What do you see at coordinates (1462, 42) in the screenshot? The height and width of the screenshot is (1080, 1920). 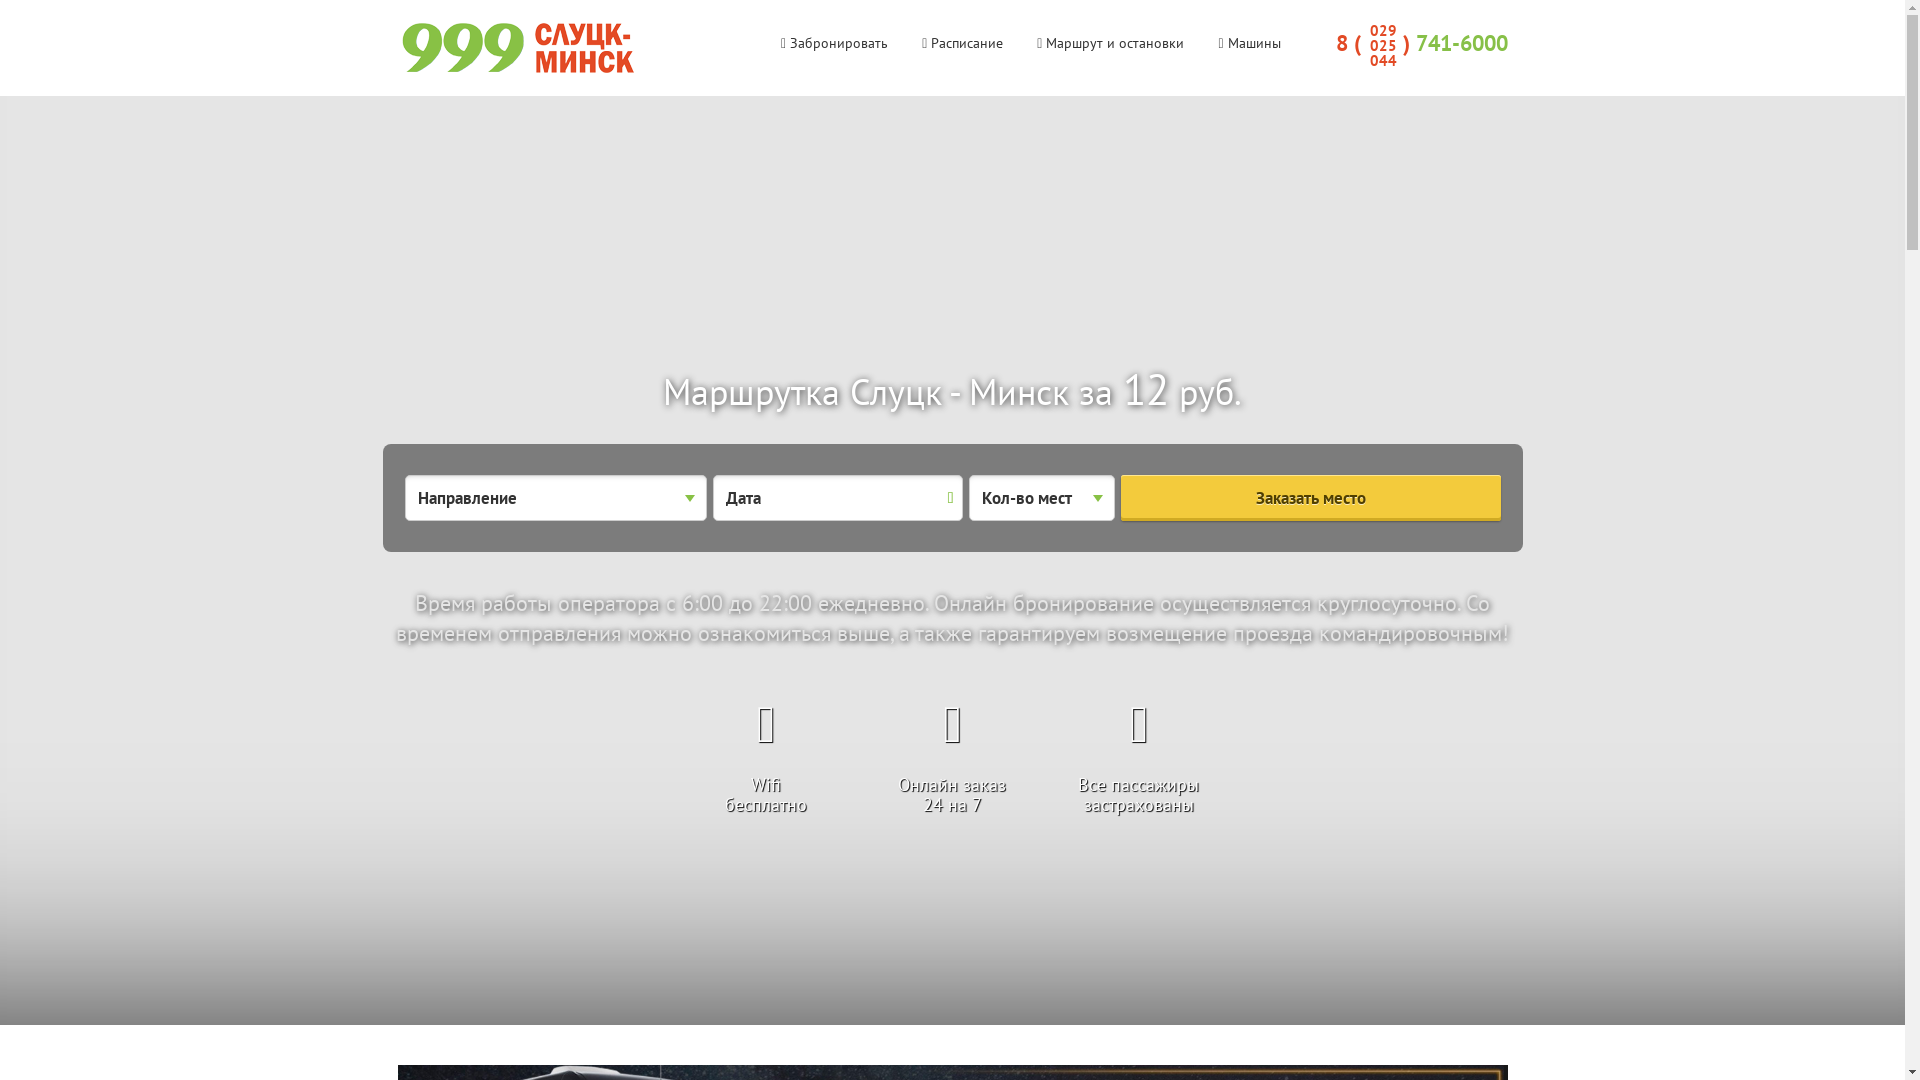 I see `'741-6000'` at bounding box center [1462, 42].